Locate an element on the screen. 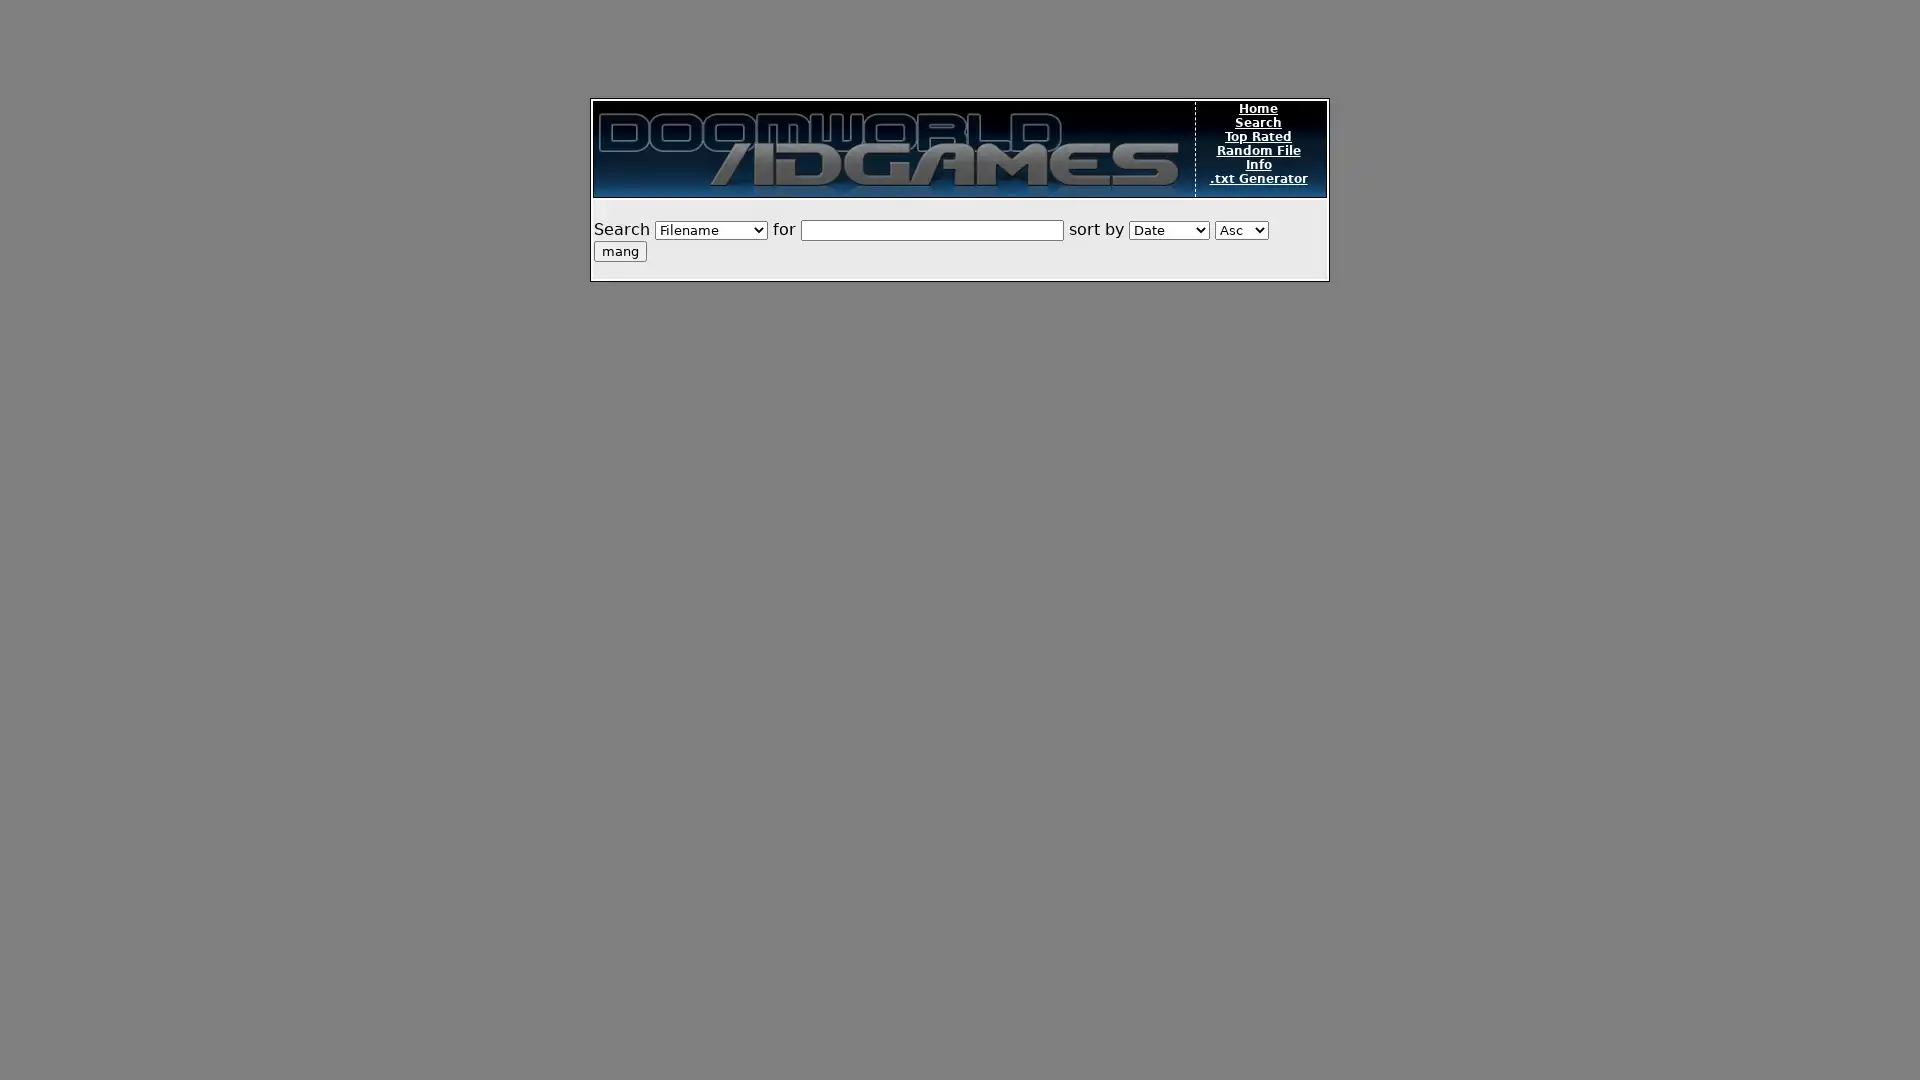 This screenshot has width=1920, height=1080. mang is located at coordinates (619, 250).